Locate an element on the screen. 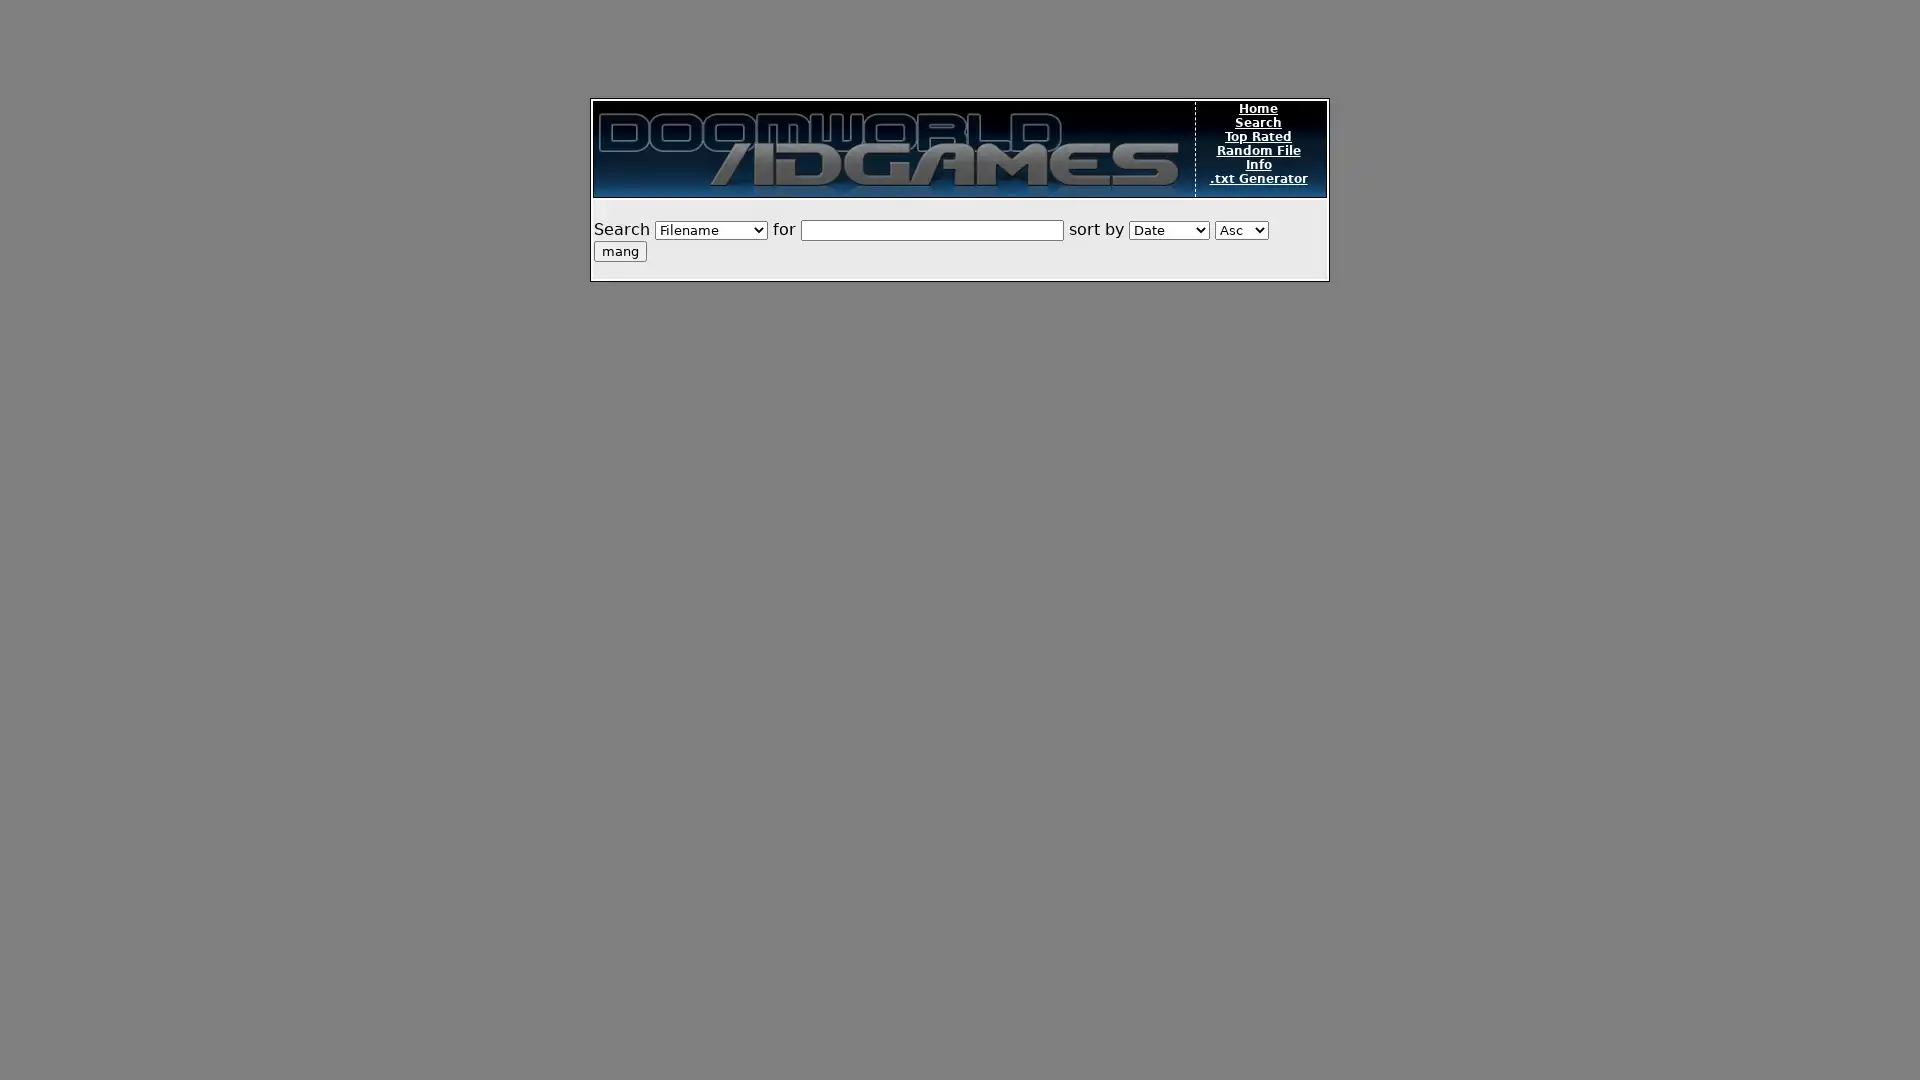 This screenshot has width=1920, height=1080. mang is located at coordinates (619, 250).